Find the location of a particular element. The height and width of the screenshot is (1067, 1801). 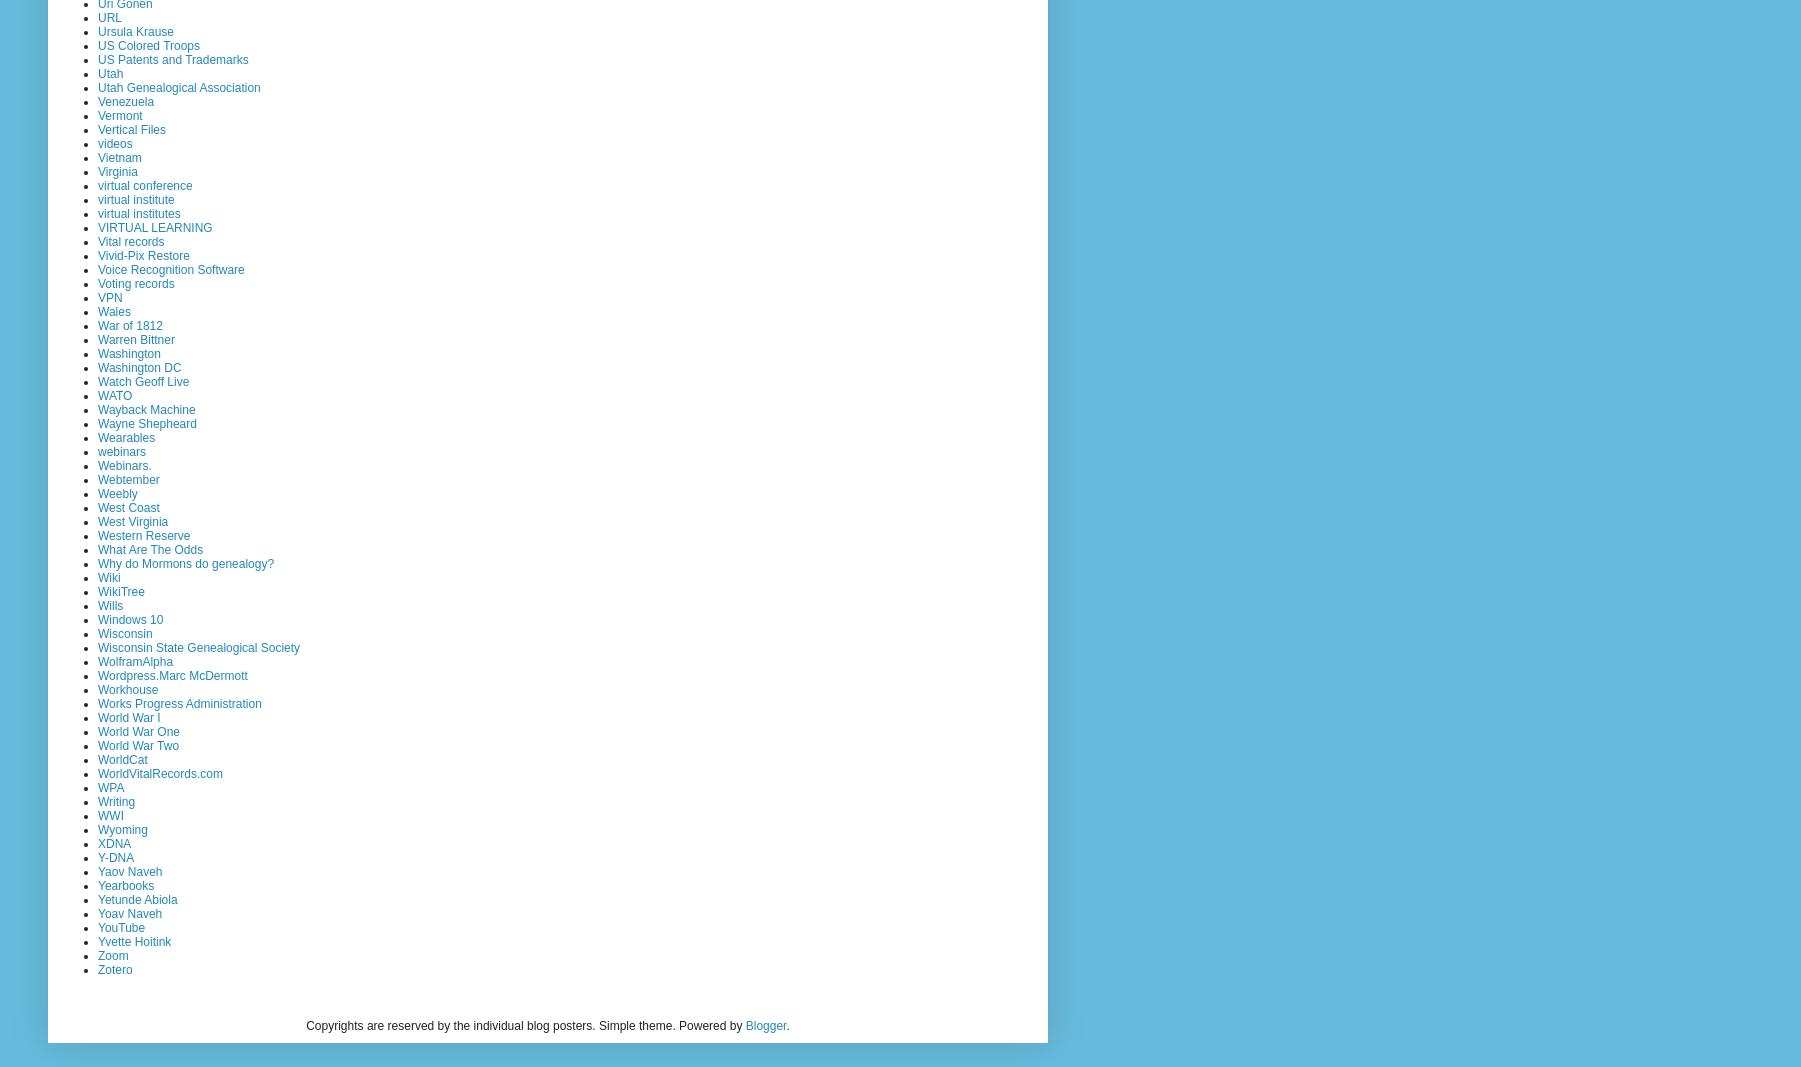

'VPN' is located at coordinates (96, 297).